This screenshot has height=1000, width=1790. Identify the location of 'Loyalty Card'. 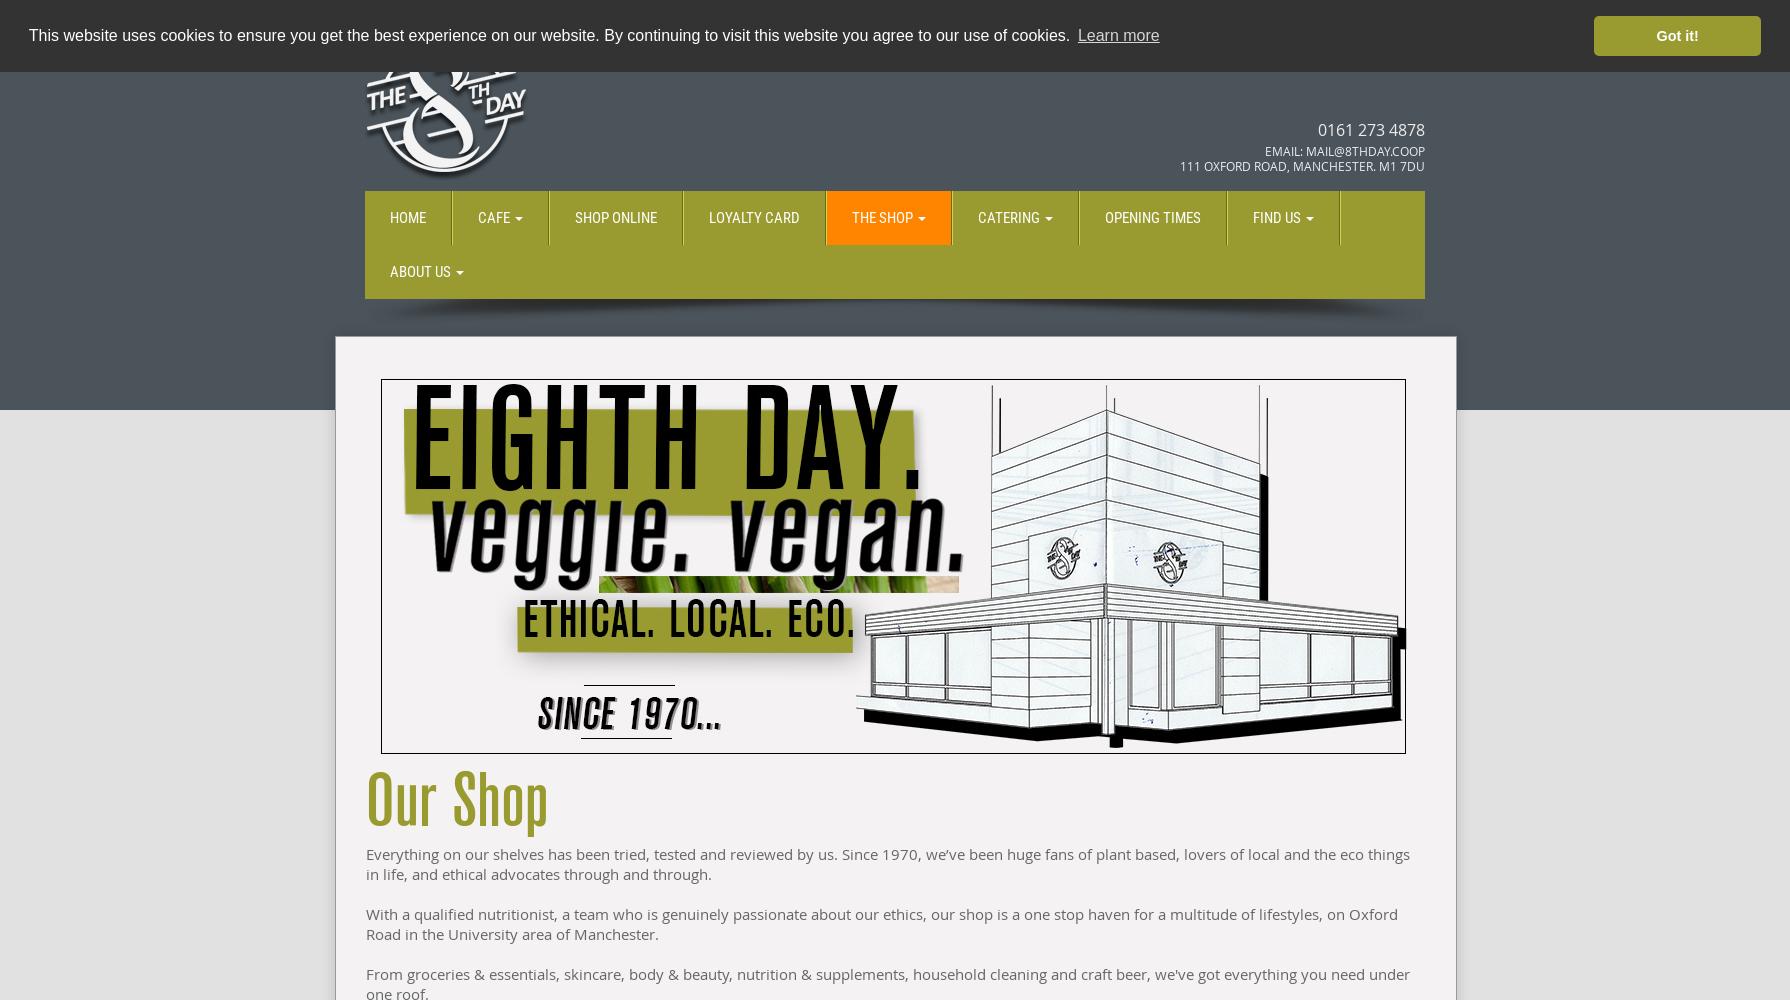
(708, 217).